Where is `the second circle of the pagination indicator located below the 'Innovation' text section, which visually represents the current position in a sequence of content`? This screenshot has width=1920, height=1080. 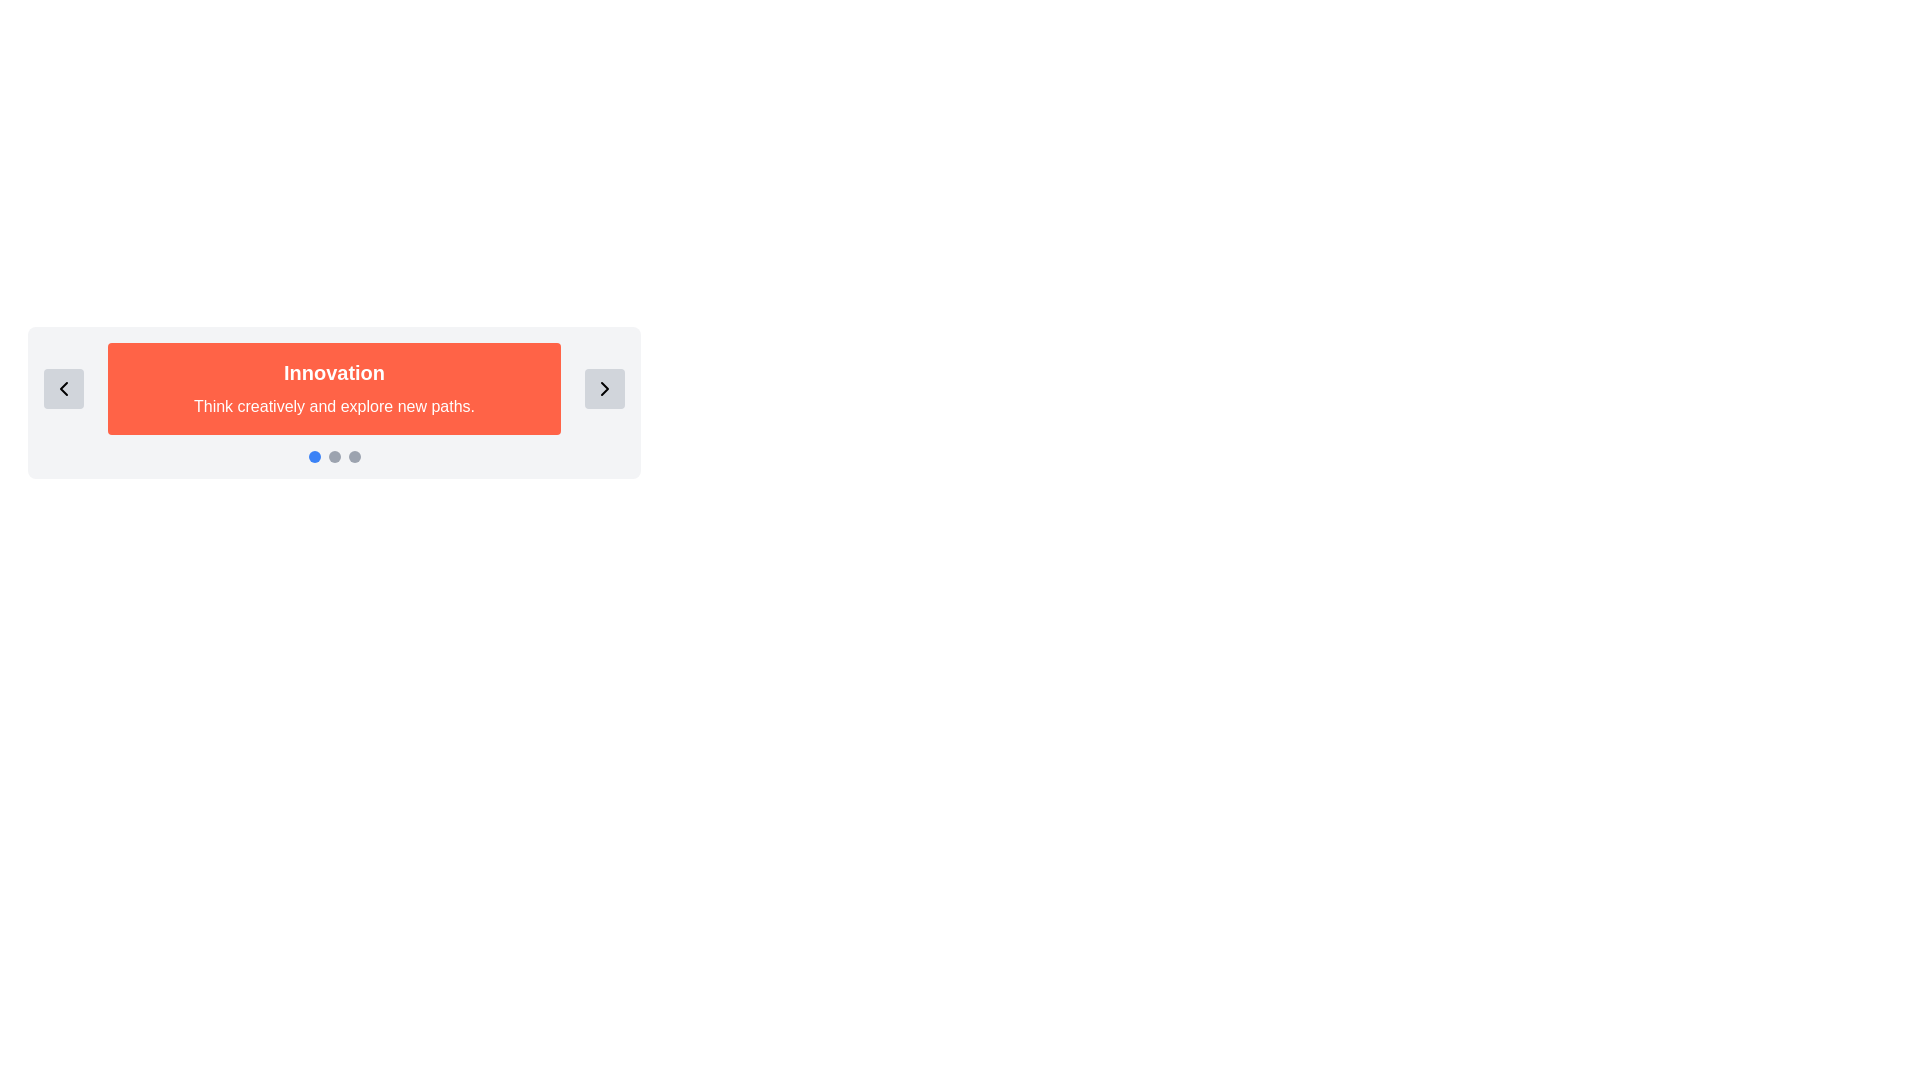
the second circle of the pagination indicator located below the 'Innovation' text section, which visually represents the current position in a sequence of content is located at coordinates (334, 456).